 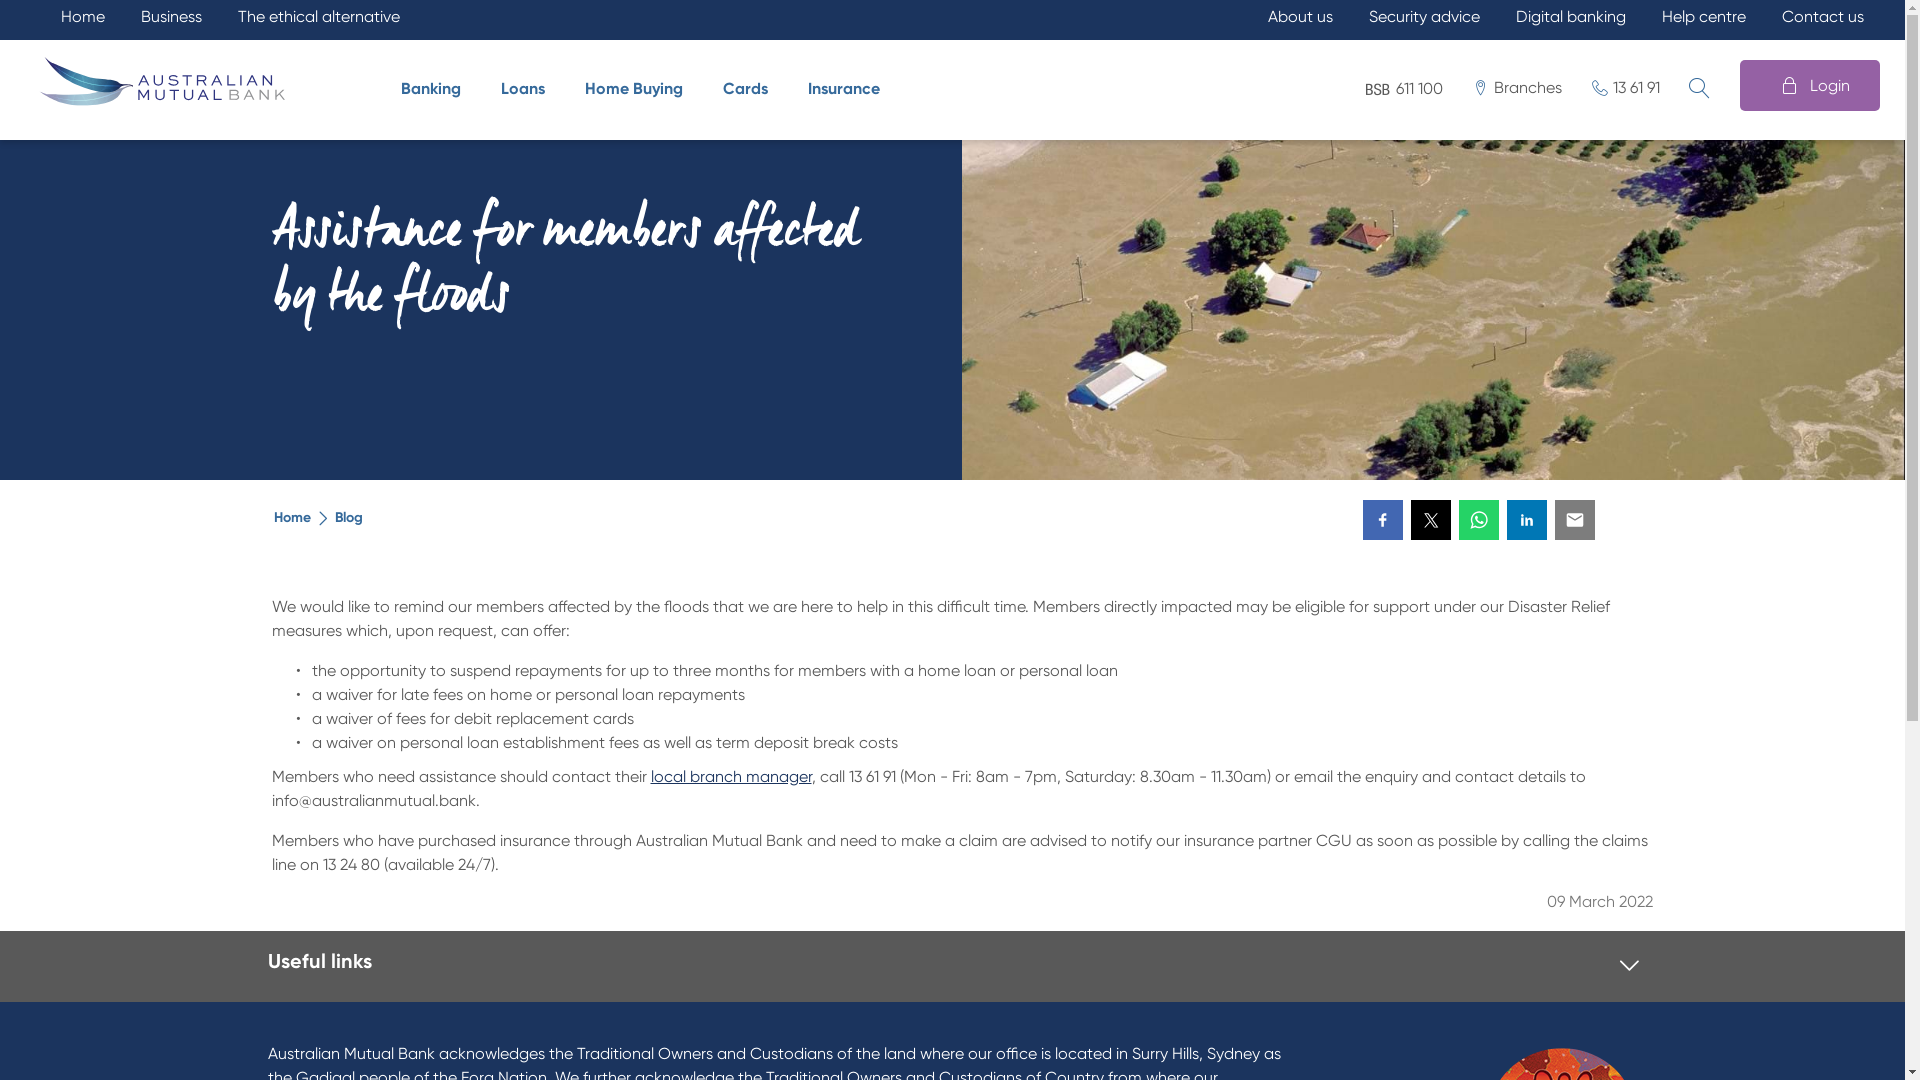 I want to click on 'Blog', so click(x=347, y=516).